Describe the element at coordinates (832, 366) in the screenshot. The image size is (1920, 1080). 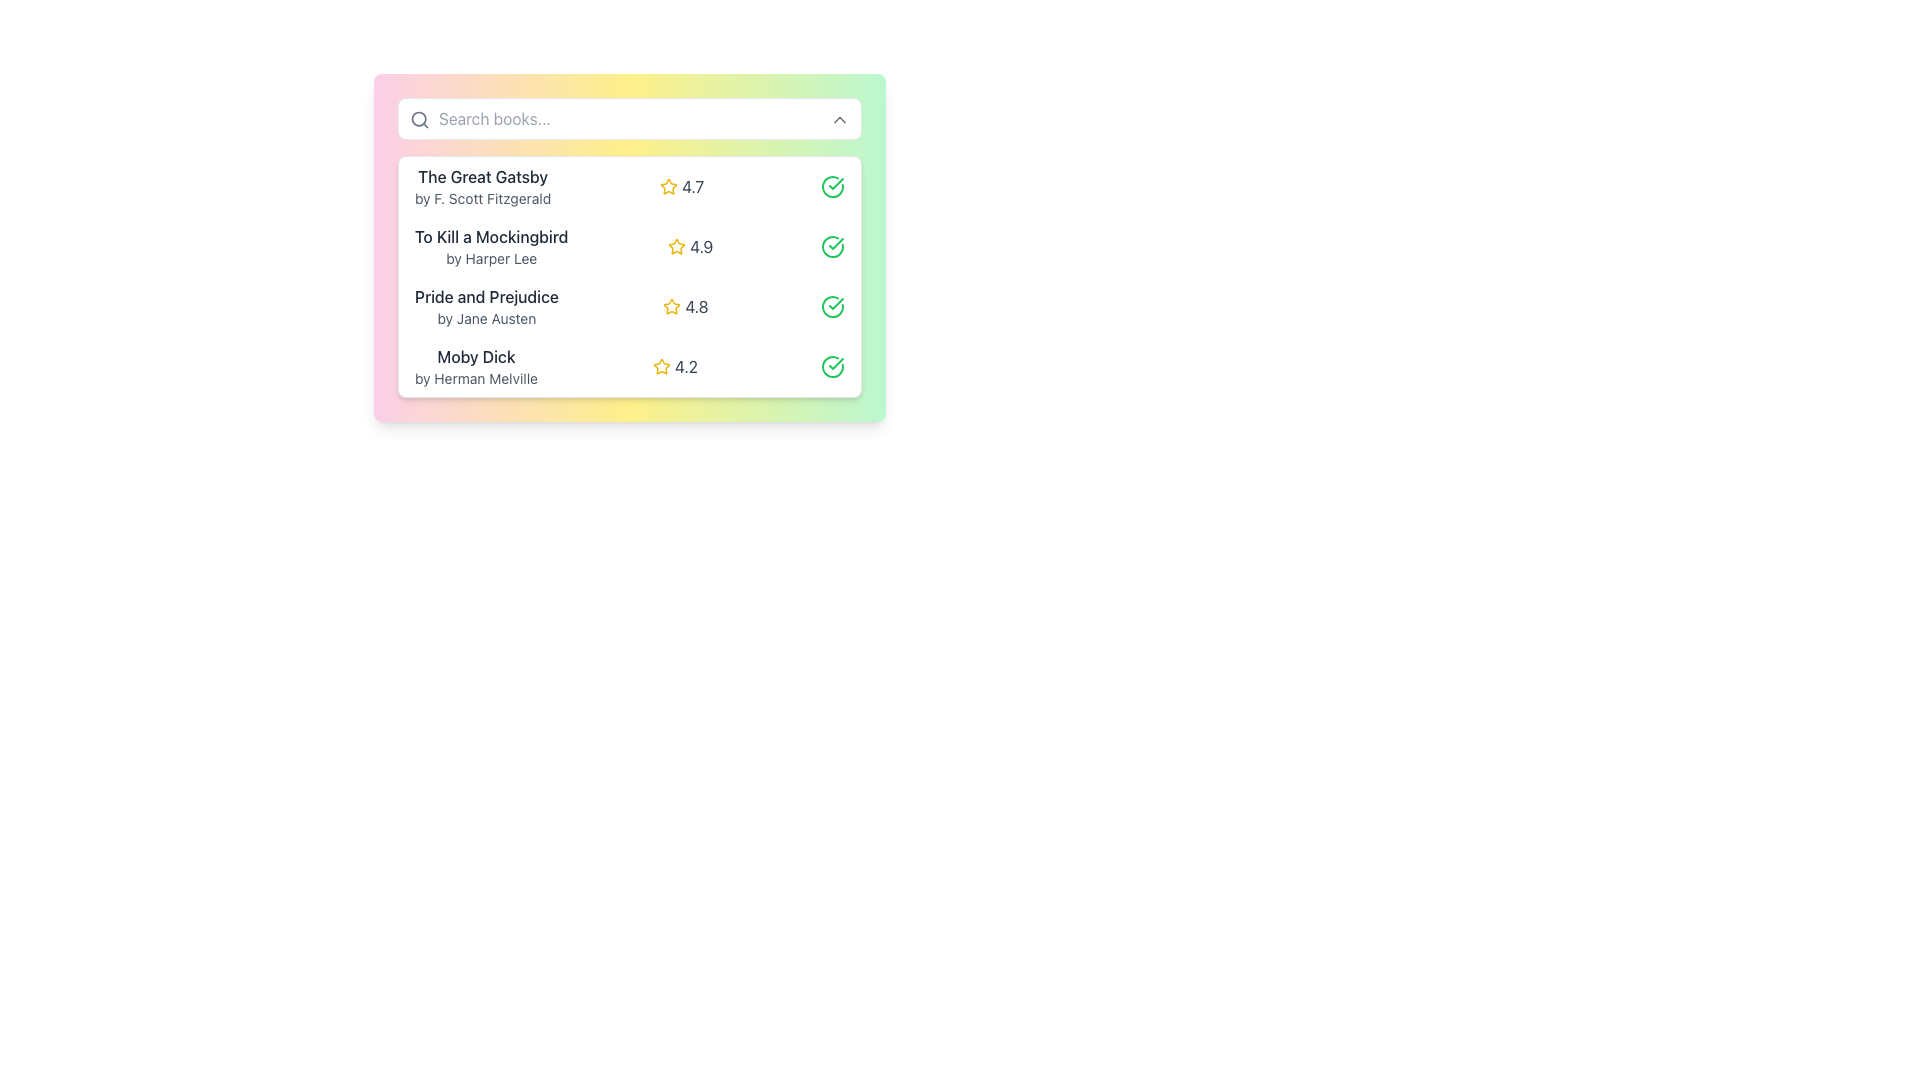
I see `green circular checkmark icon representing validation for a book entry by opening the developer tools` at that location.